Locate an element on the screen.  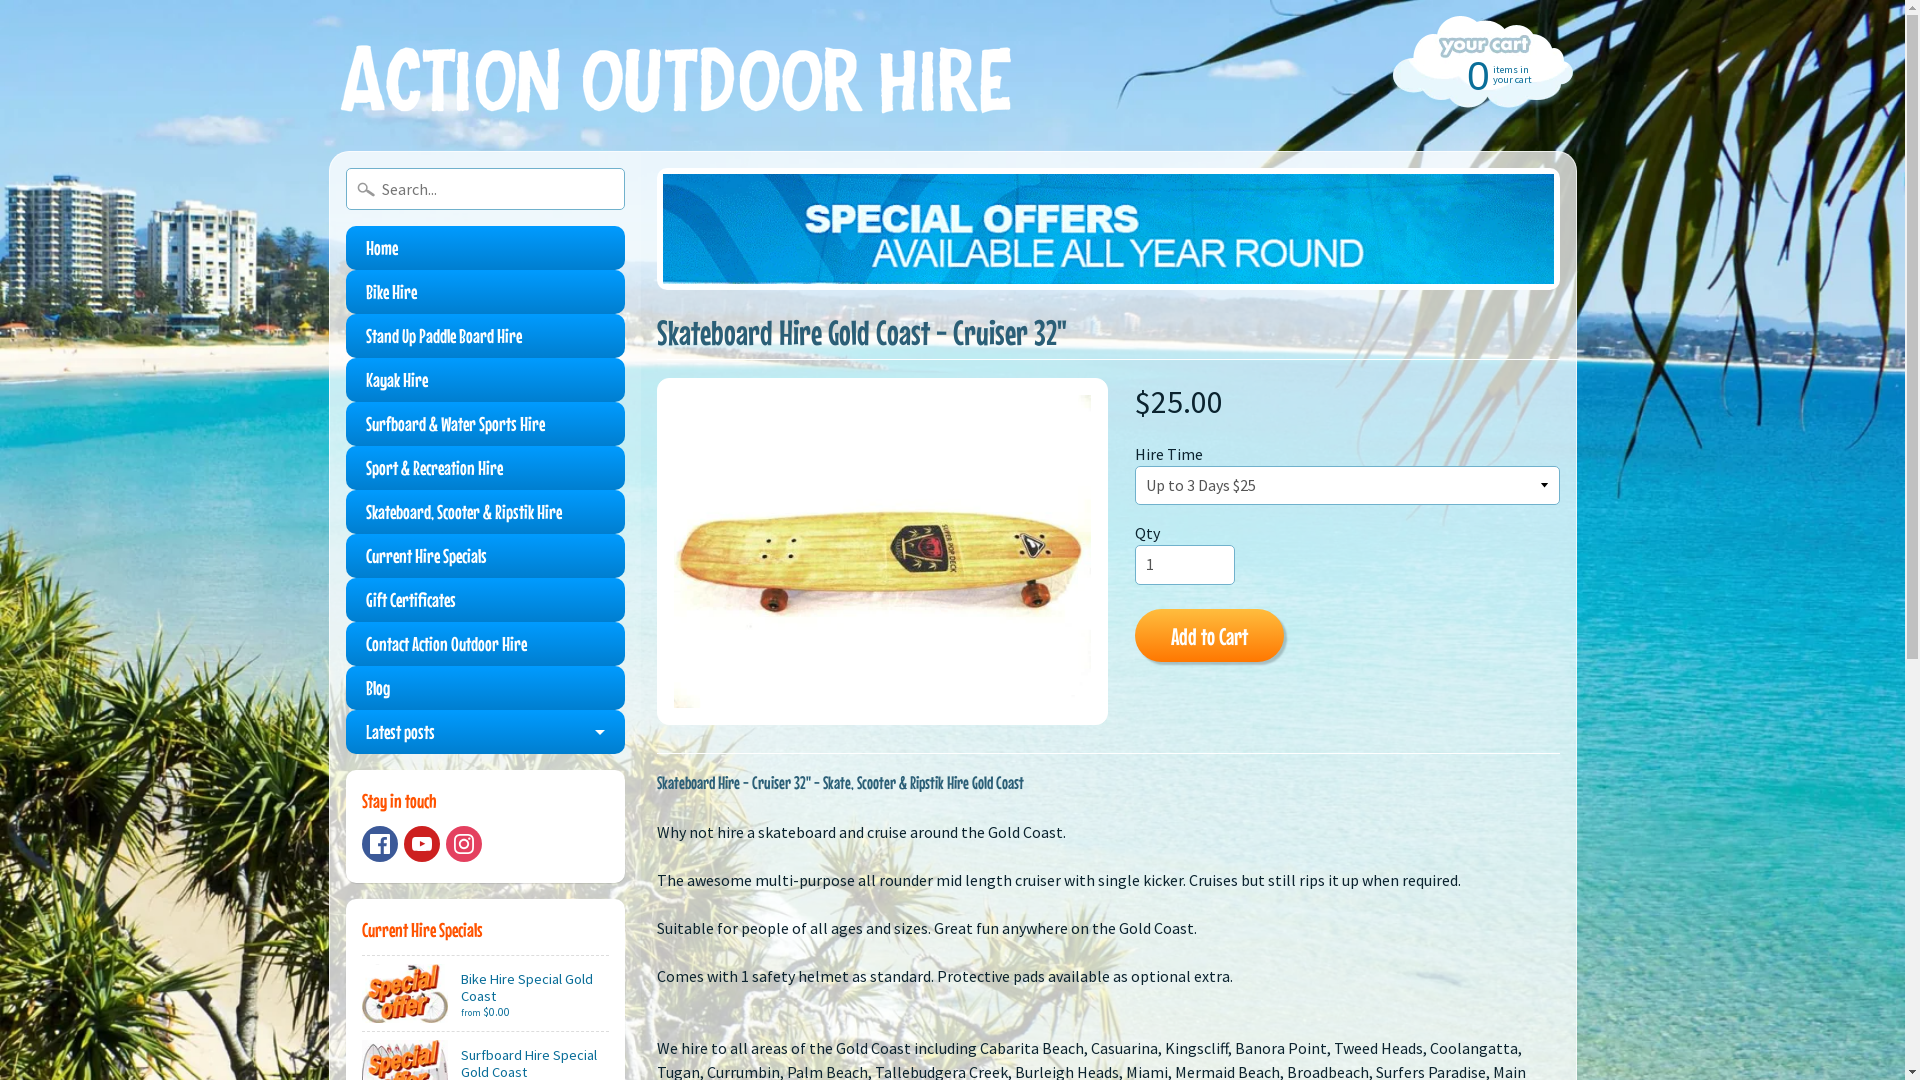
'Bike Hire' is located at coordinates (485, 292).